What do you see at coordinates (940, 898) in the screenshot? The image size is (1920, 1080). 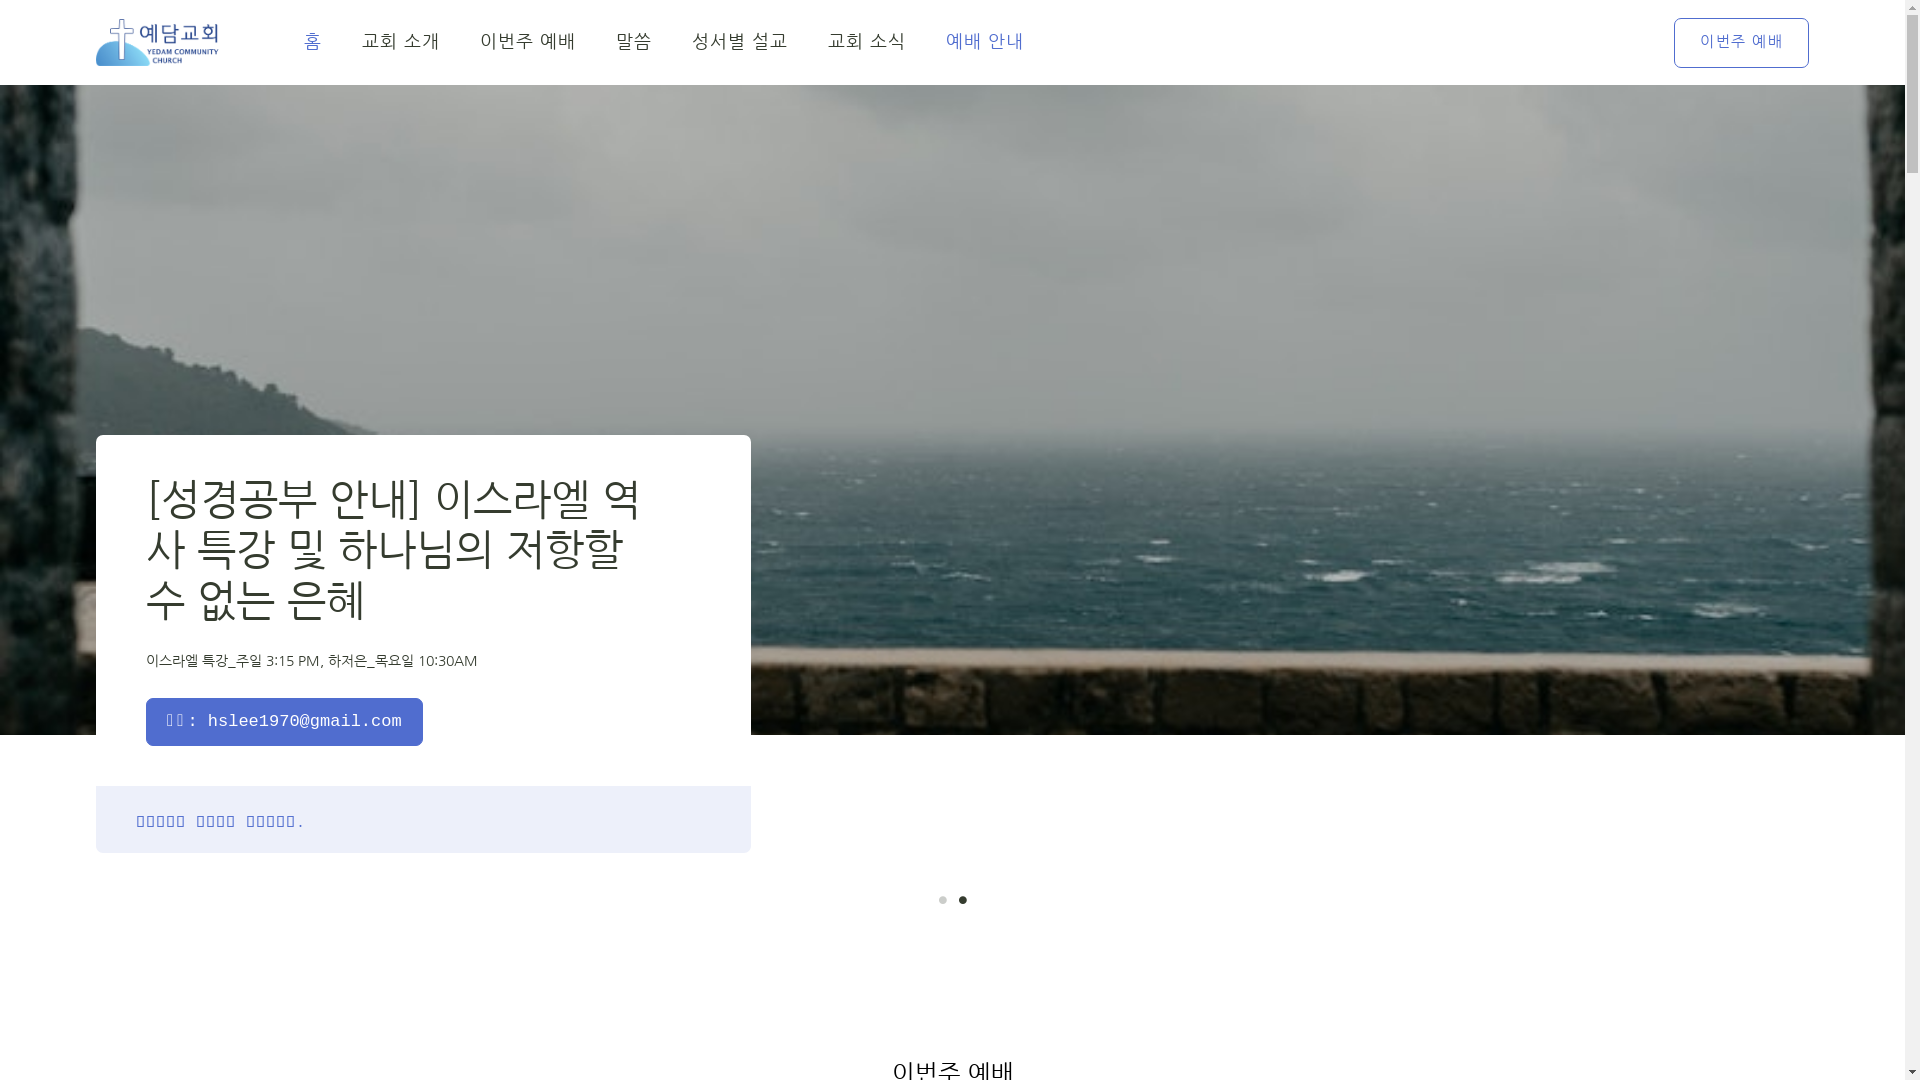 I see `'1'` at bounding box center [940, 898].